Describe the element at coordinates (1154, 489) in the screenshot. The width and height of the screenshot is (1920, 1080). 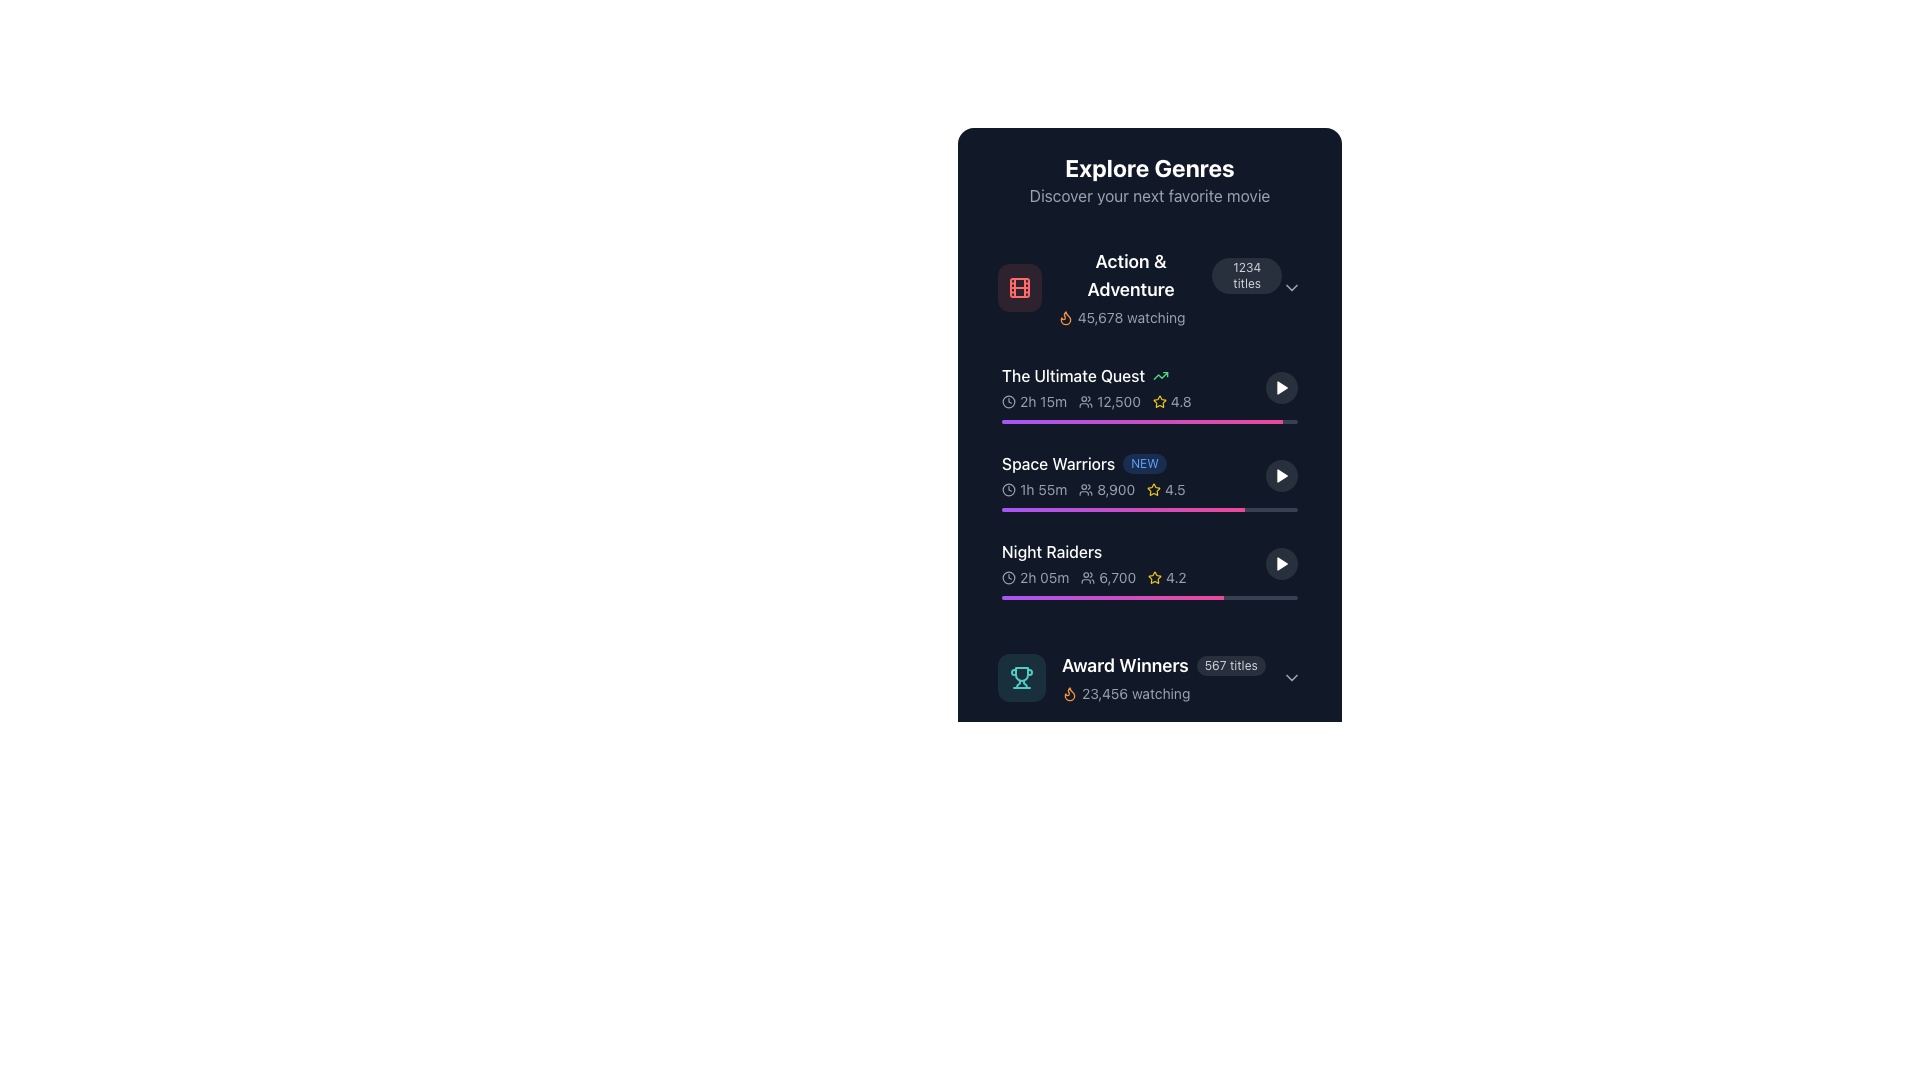
I see `the star rating icon for the 'Space Warriors' item, which is located to the left of the numeric rating '4.5' and beneath the text for 'The Ultimate Quest'` at that location.